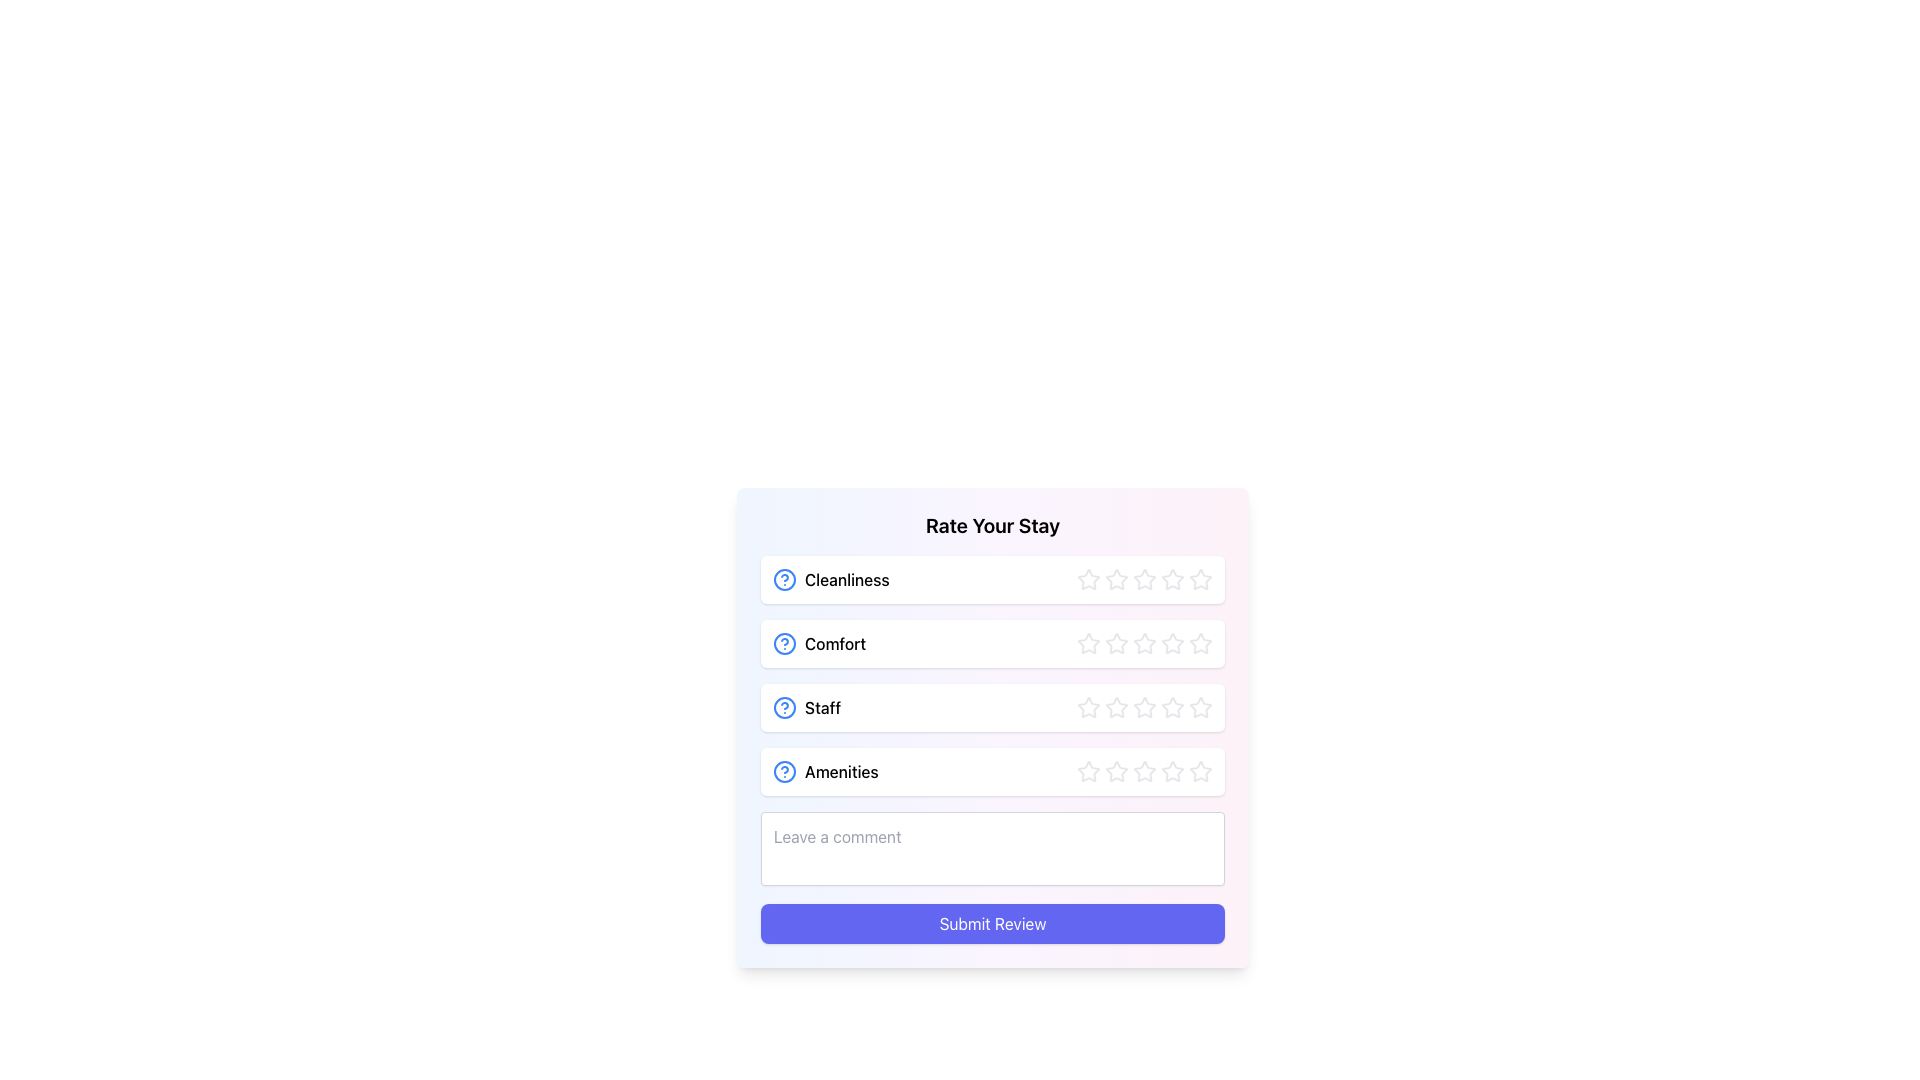 This screenshot has height=1080, width=1920. I want to click on the third star in the five-star rating component located in the 'Rate Your Stay' section next to 'Cleanliness', so click(1145, 579).